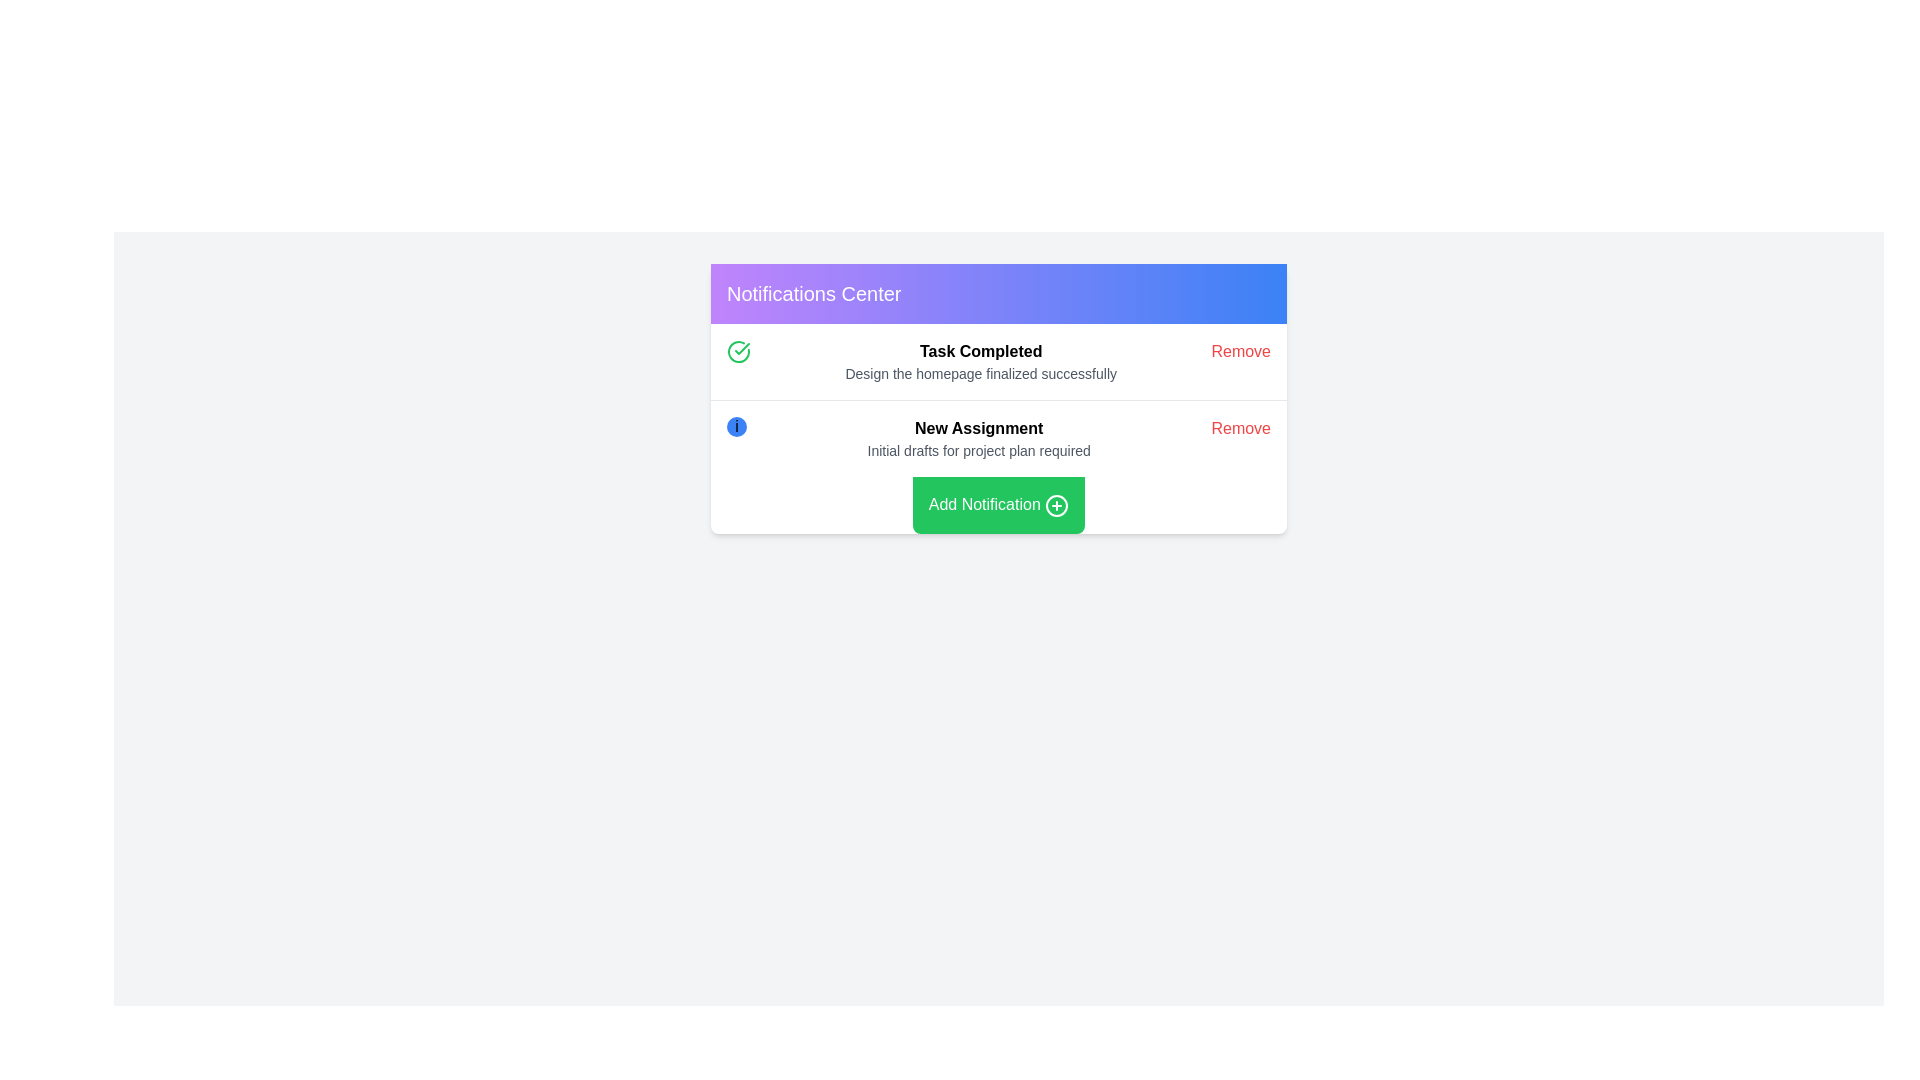 The height and width of the screenshot is (1080, 1920). What do you see at coordinates (981, 362) in the screenshot?
I see `the notification message text block that displays a successful task completion message, which is centrally located in the top notification row, adjacent to a green check icon and a 'Remove' option` at bounding box center [981, 362].